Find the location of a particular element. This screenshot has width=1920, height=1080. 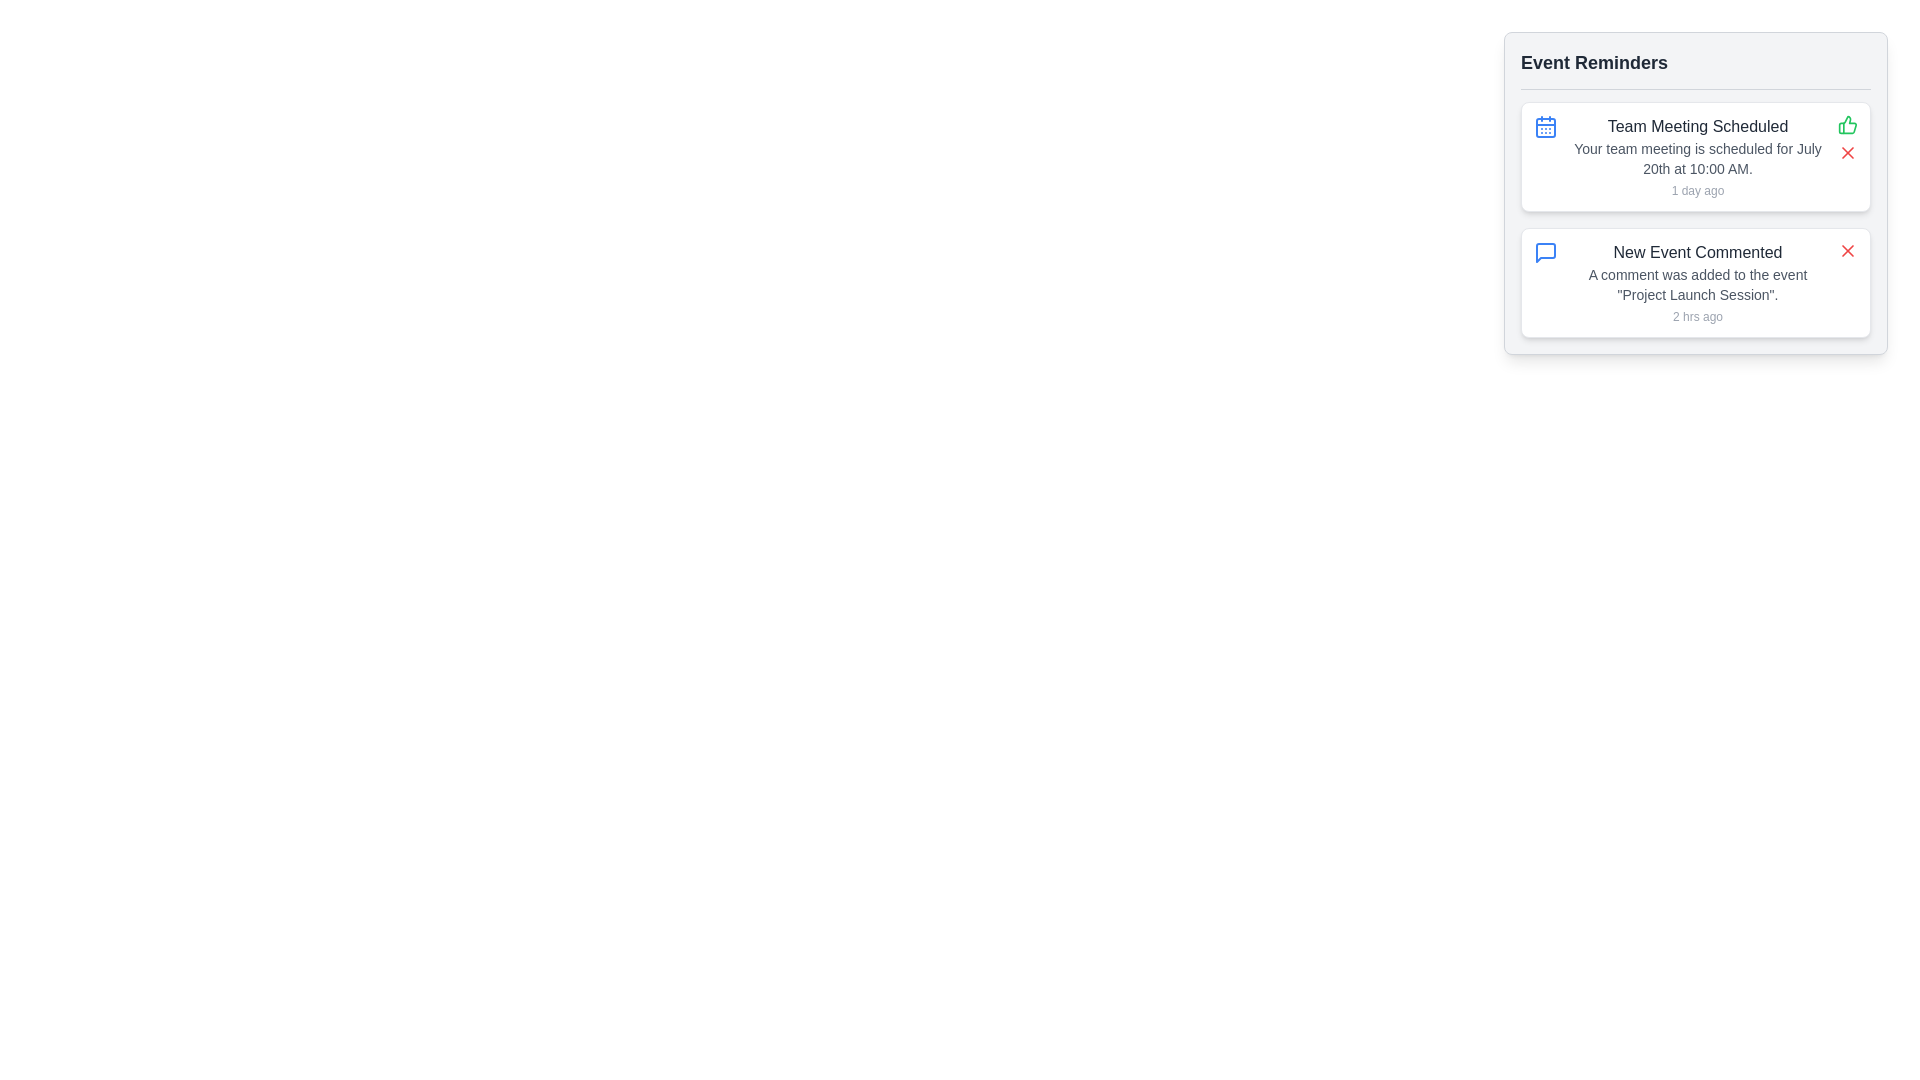

the informational text block displaying the message 'Team Meeting Scheduled' along with its description and timestamp is located at coordinates (1697, 156).